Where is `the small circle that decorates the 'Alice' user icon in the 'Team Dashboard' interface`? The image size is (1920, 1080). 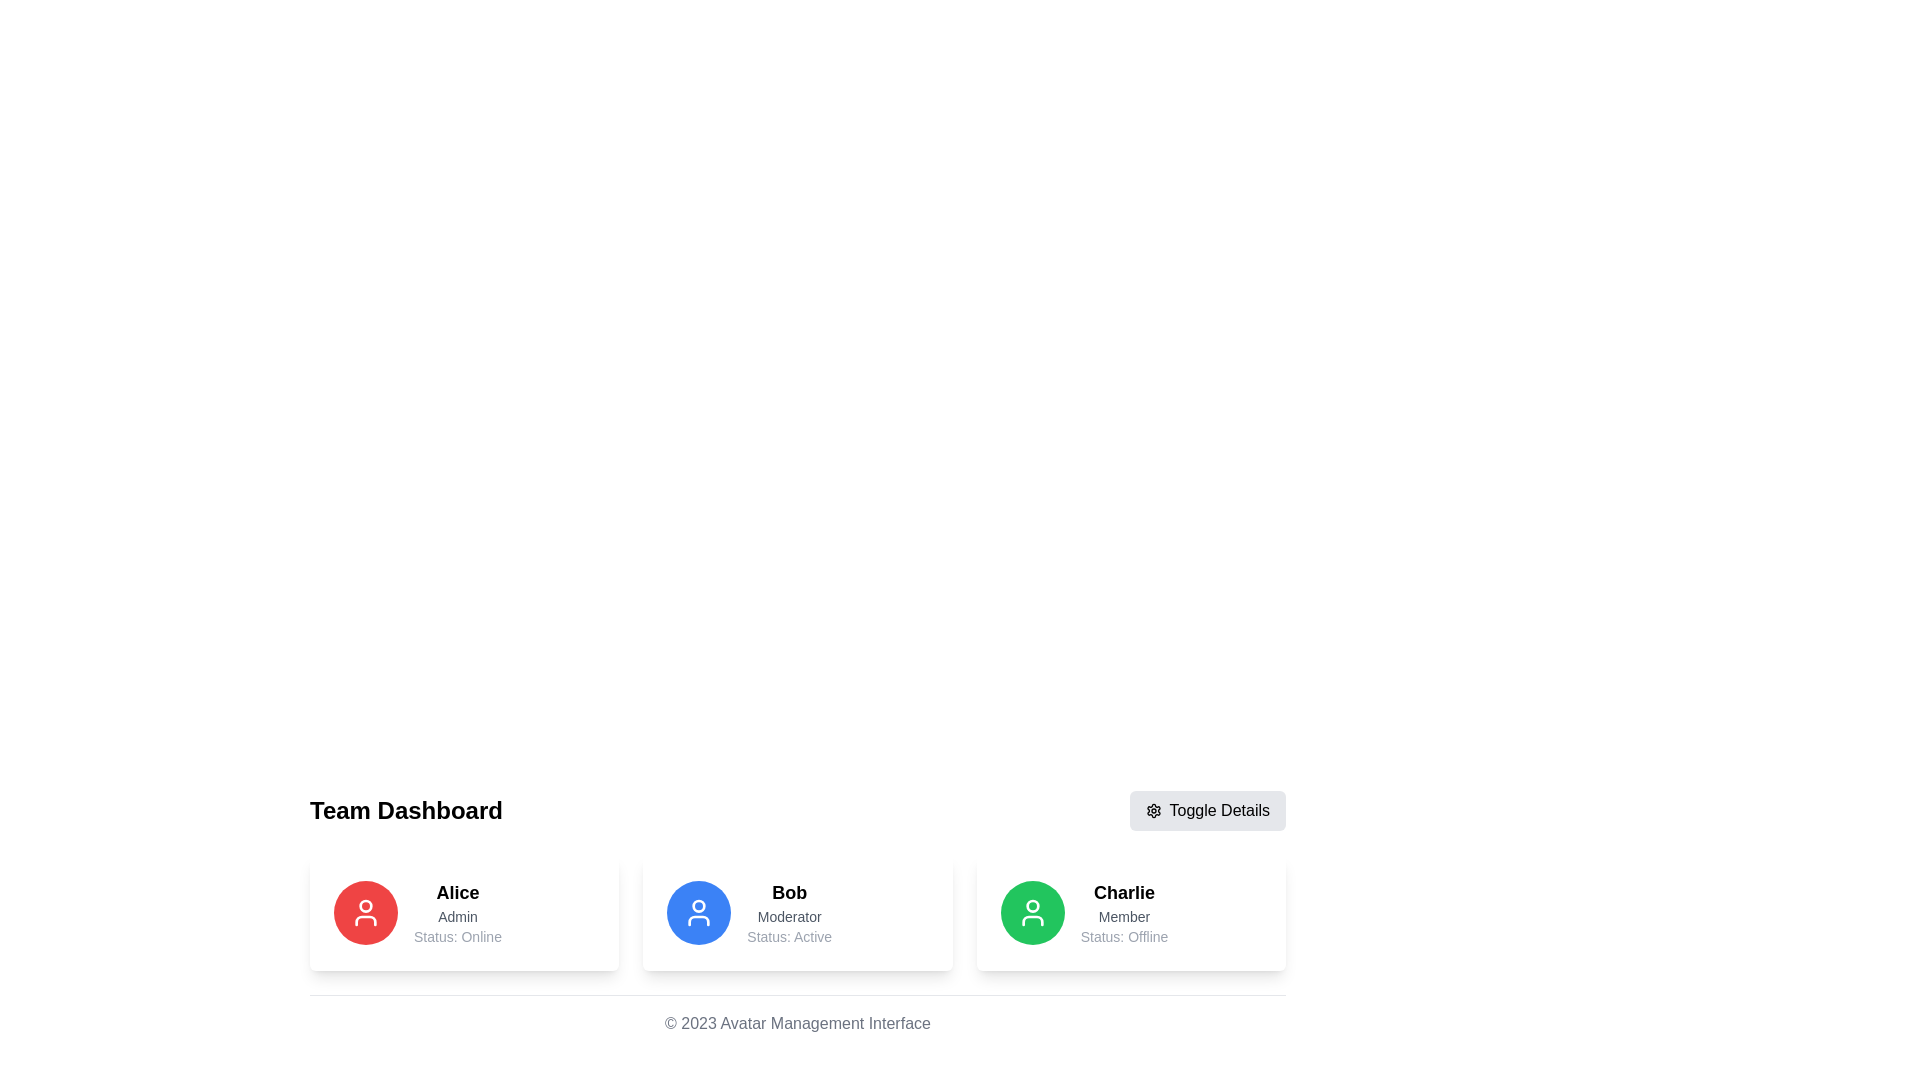
the small circle that decorates the 'Alice' user icon in the 'Team Dashboard' interface is located at coordinates (365, 906).